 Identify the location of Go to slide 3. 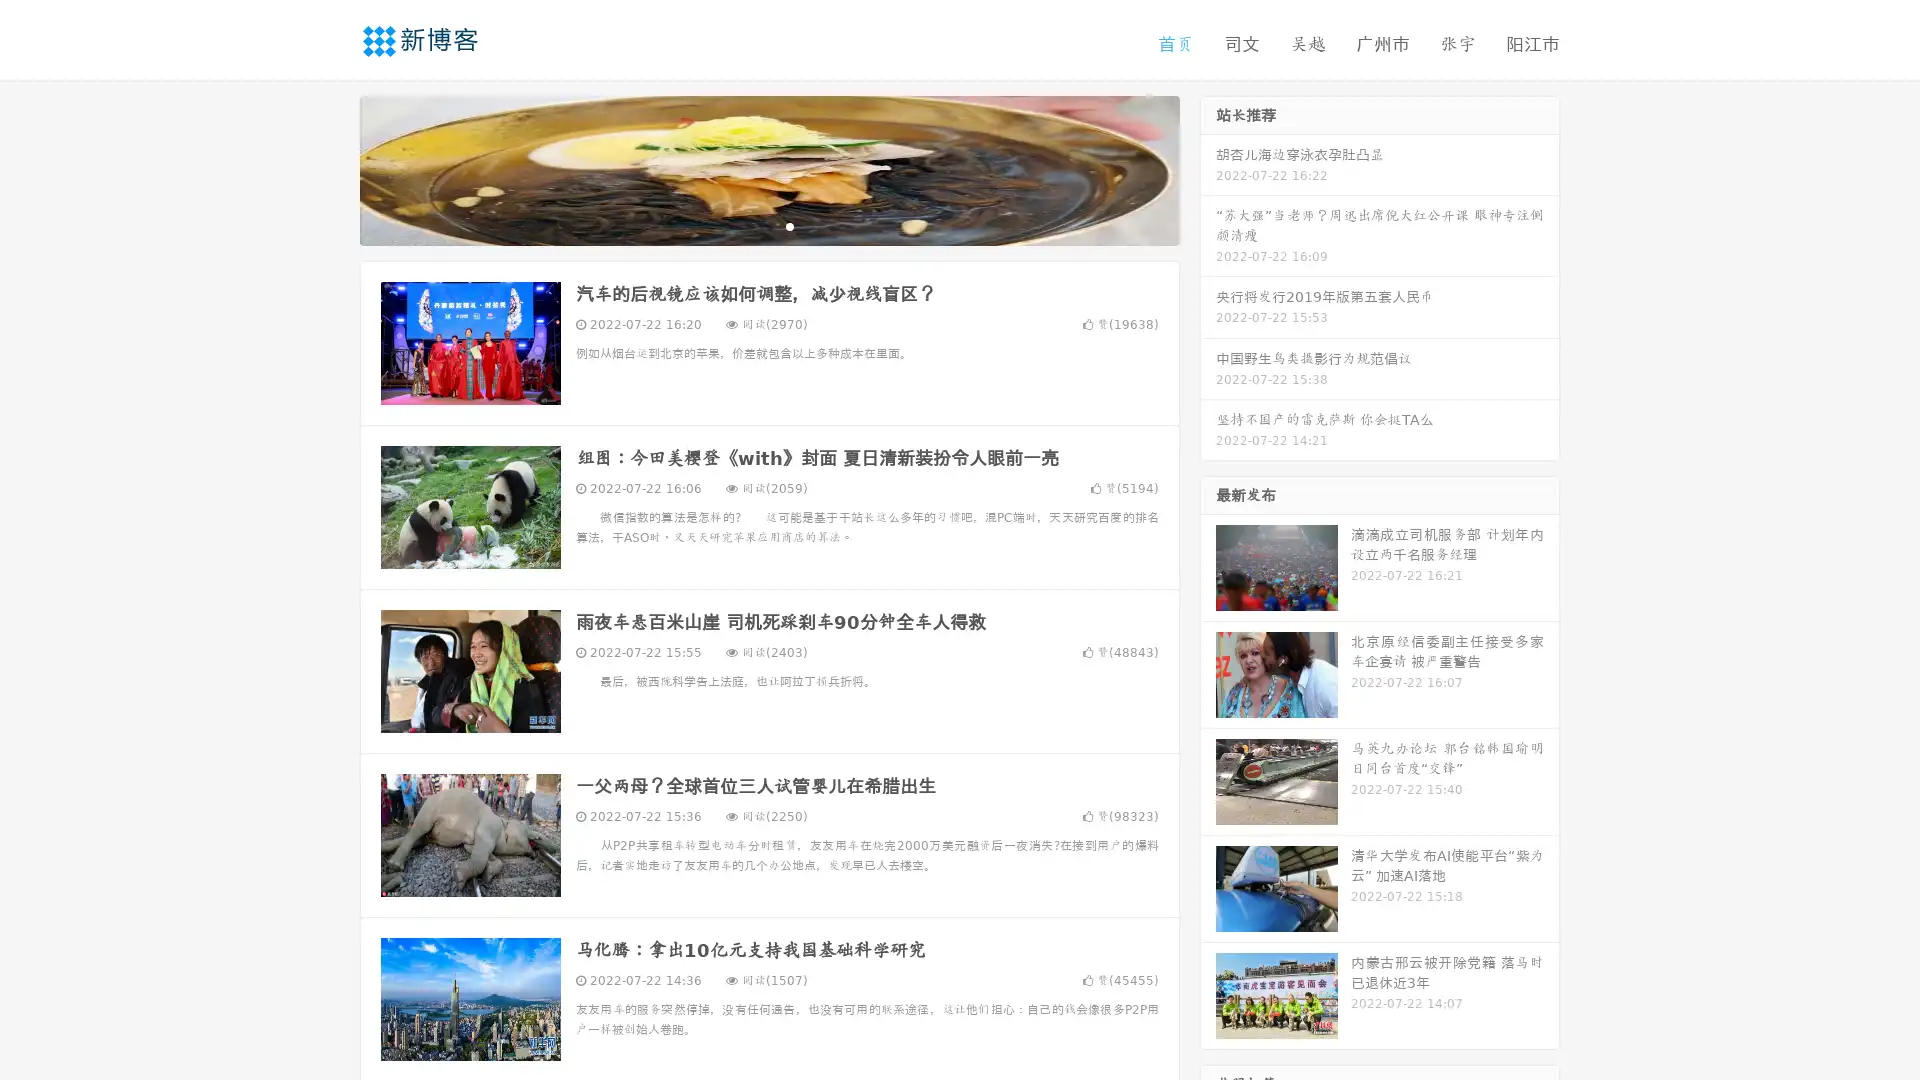
(789, 225).